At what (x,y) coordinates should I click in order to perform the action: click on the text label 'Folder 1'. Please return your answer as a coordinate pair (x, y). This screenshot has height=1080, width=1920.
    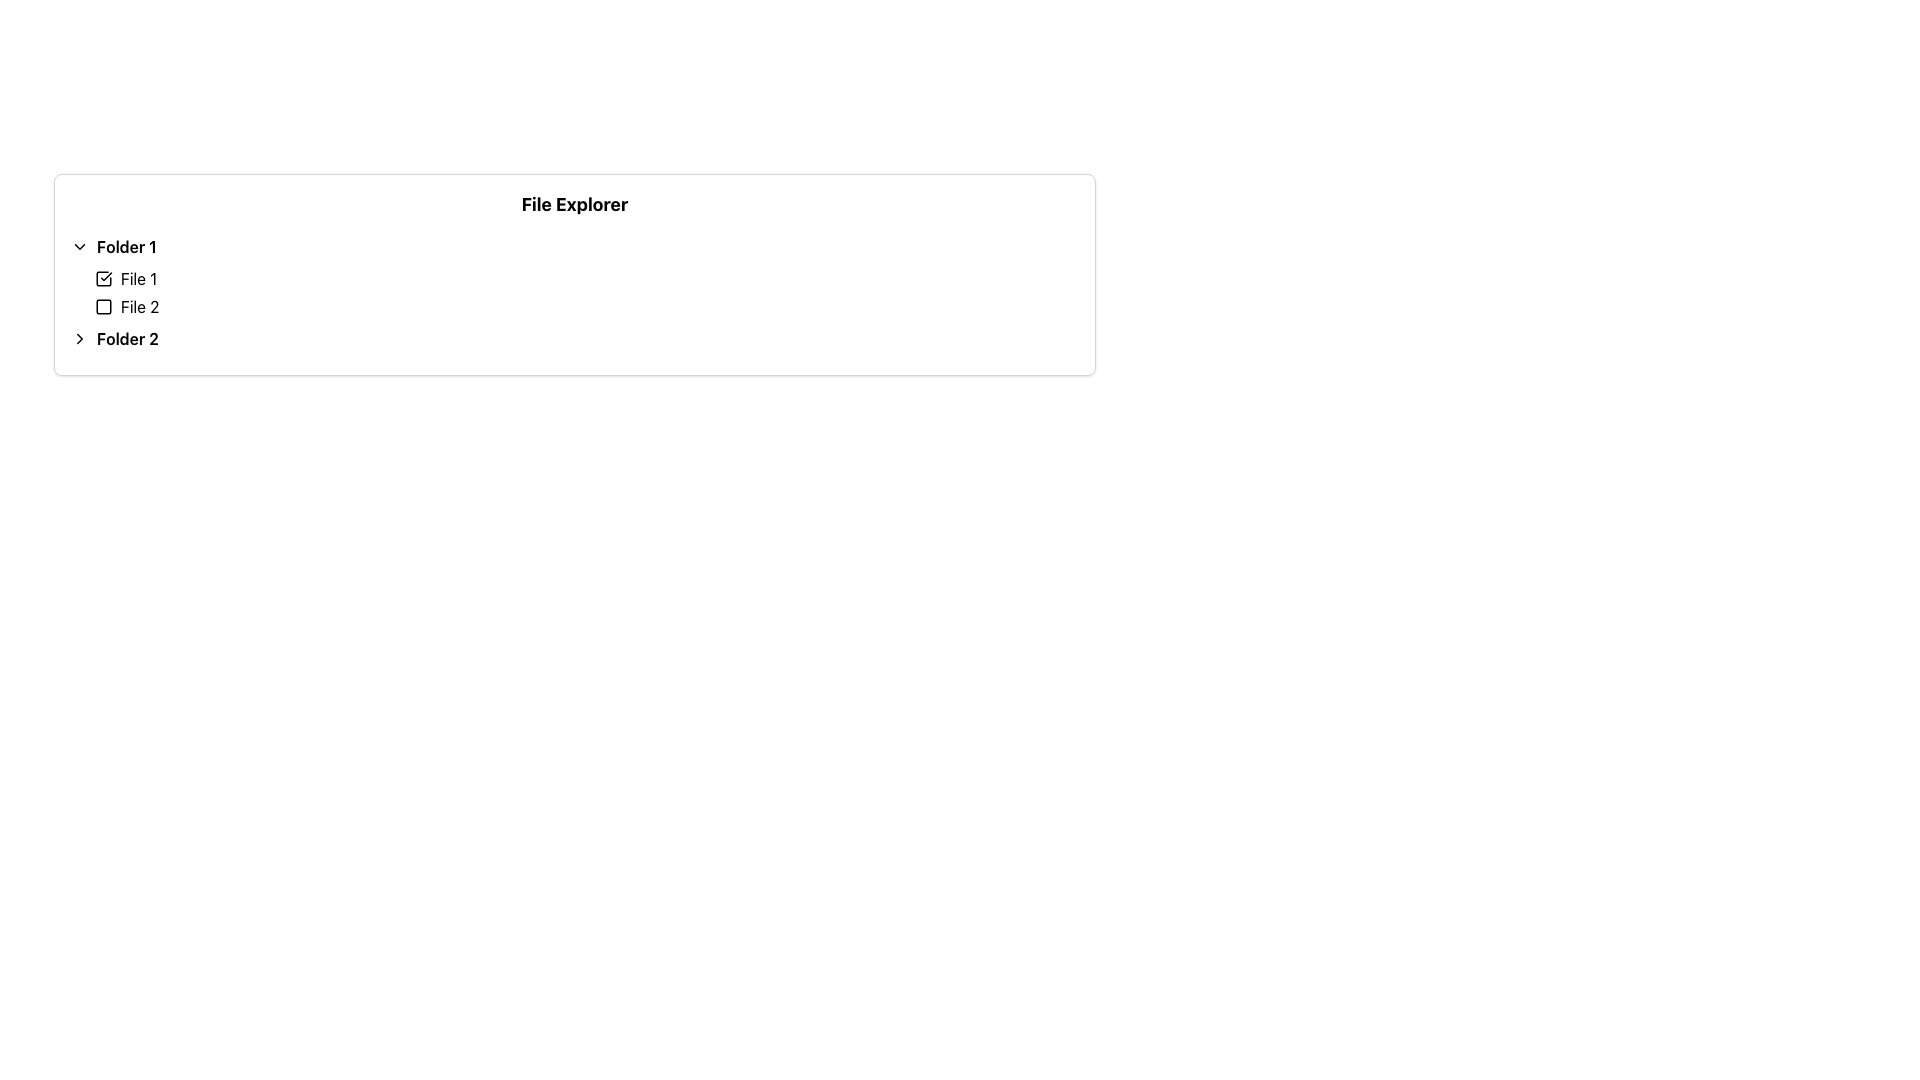
    Looking at the image, I should click on (125, 245).